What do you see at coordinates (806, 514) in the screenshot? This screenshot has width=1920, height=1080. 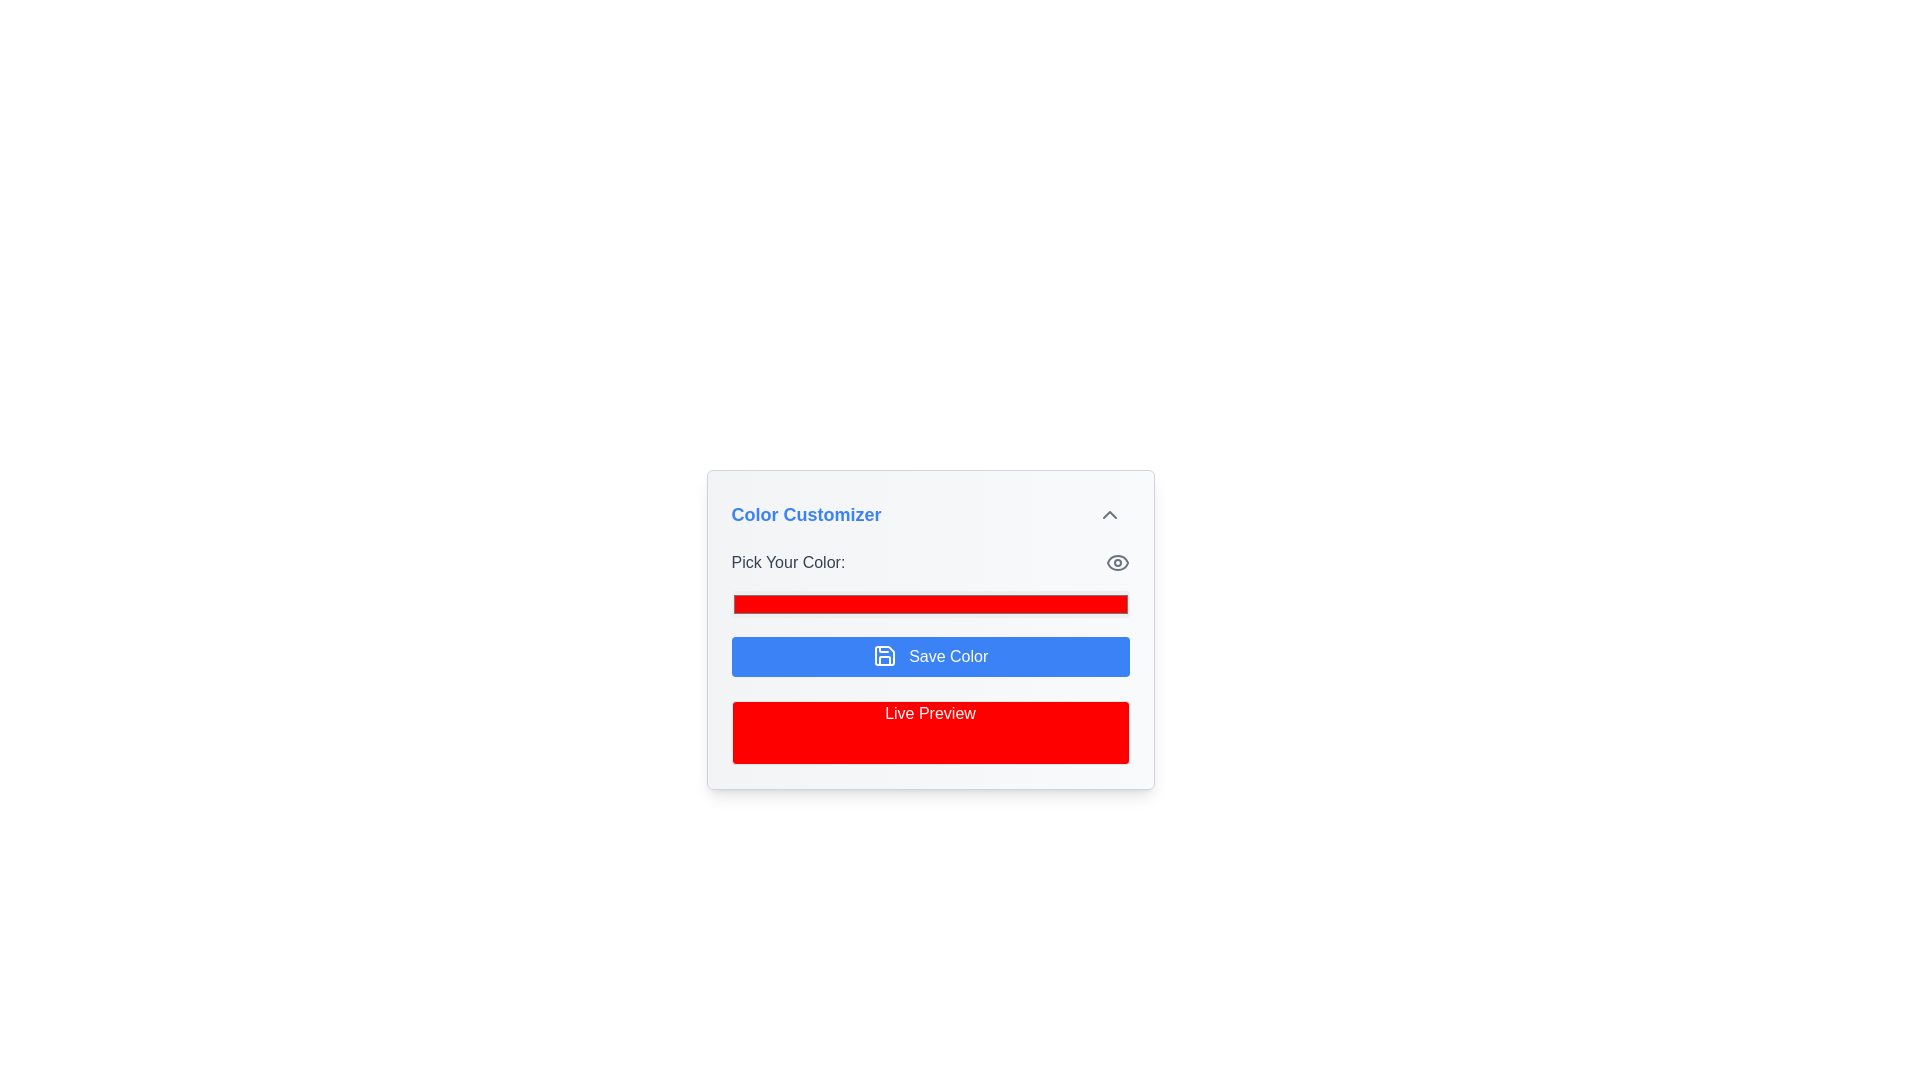 I see `the text heading styled in blue with bold and large font that reads 'Color Customizer', located at the top-left corner of the panel` at bounding box center [806, 514].